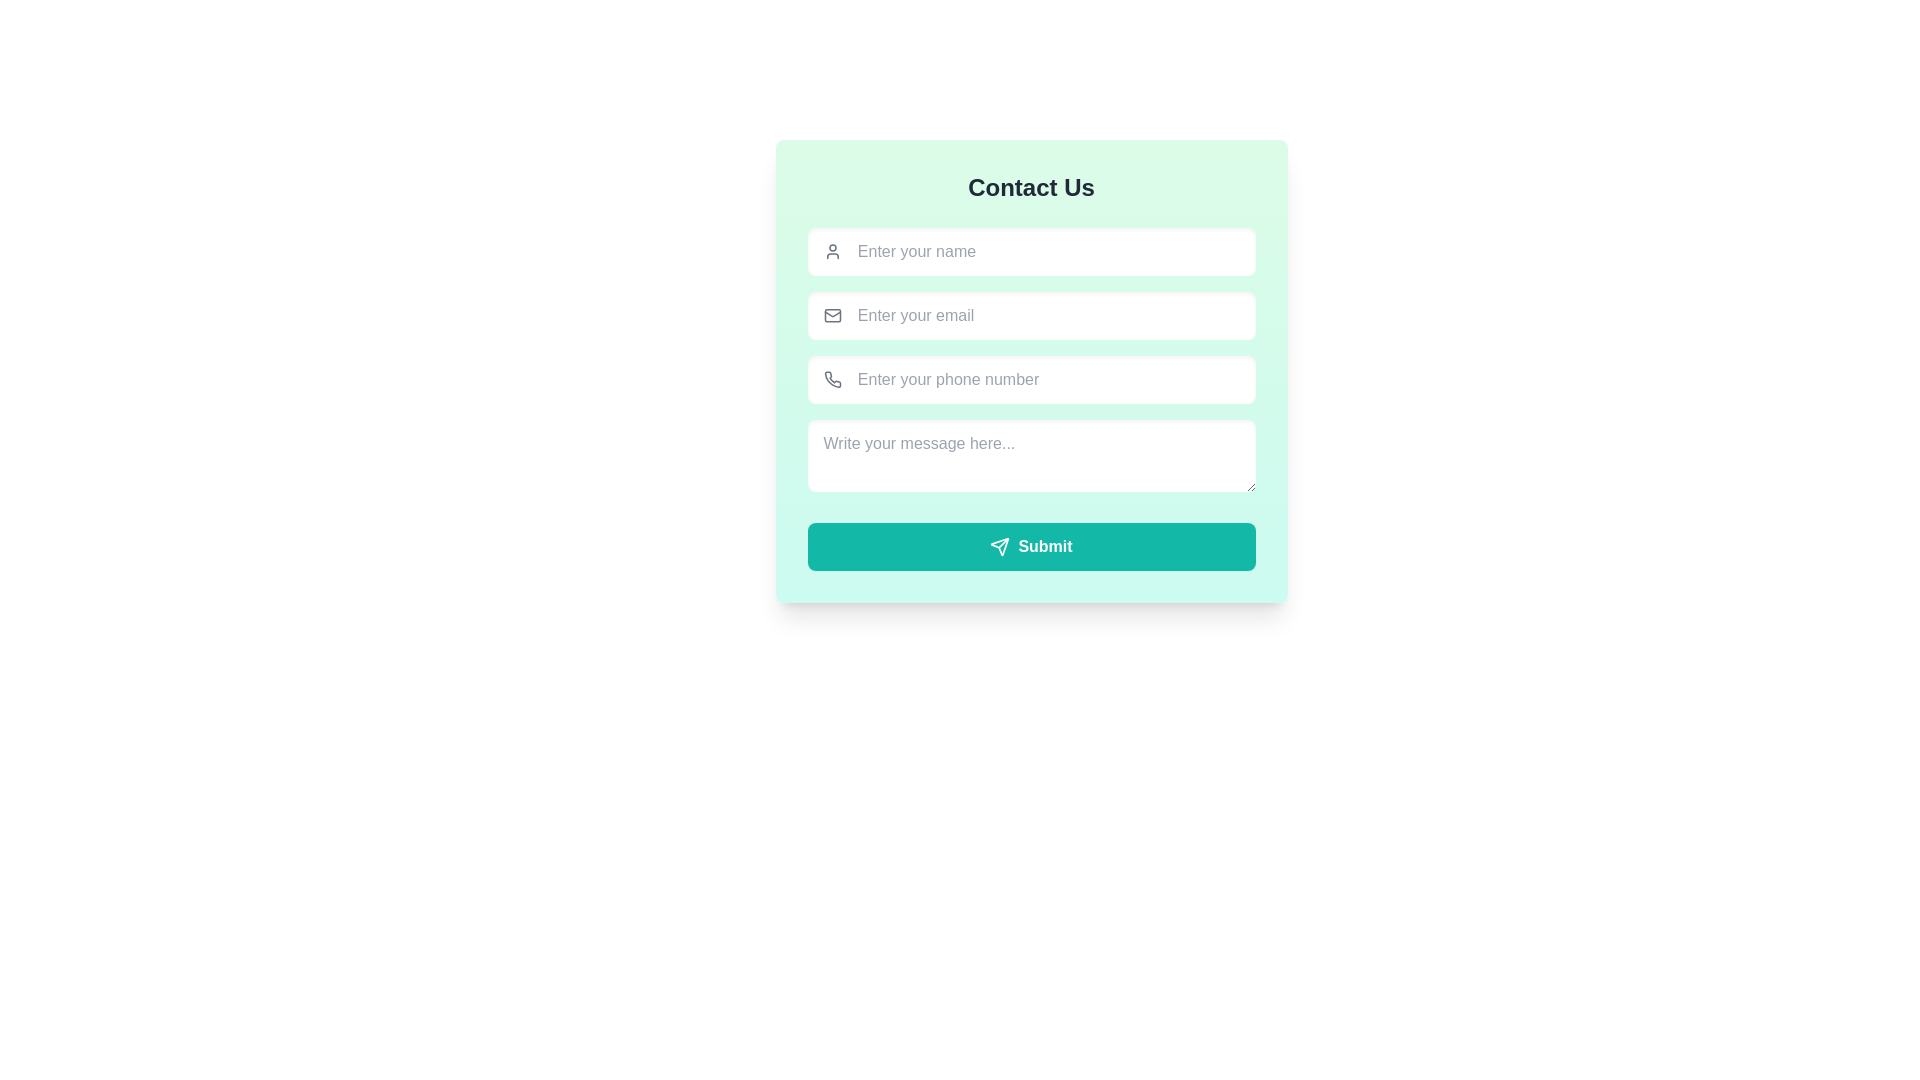 The height and width of the screenshot is (1080, 1920). Describe the element at coordinates (832, 315) in the screenshot. I see `the email icon styled as an envelope, which is positioned to the left of the 'Enter your email' text input area in the central form of the layout` at that location.